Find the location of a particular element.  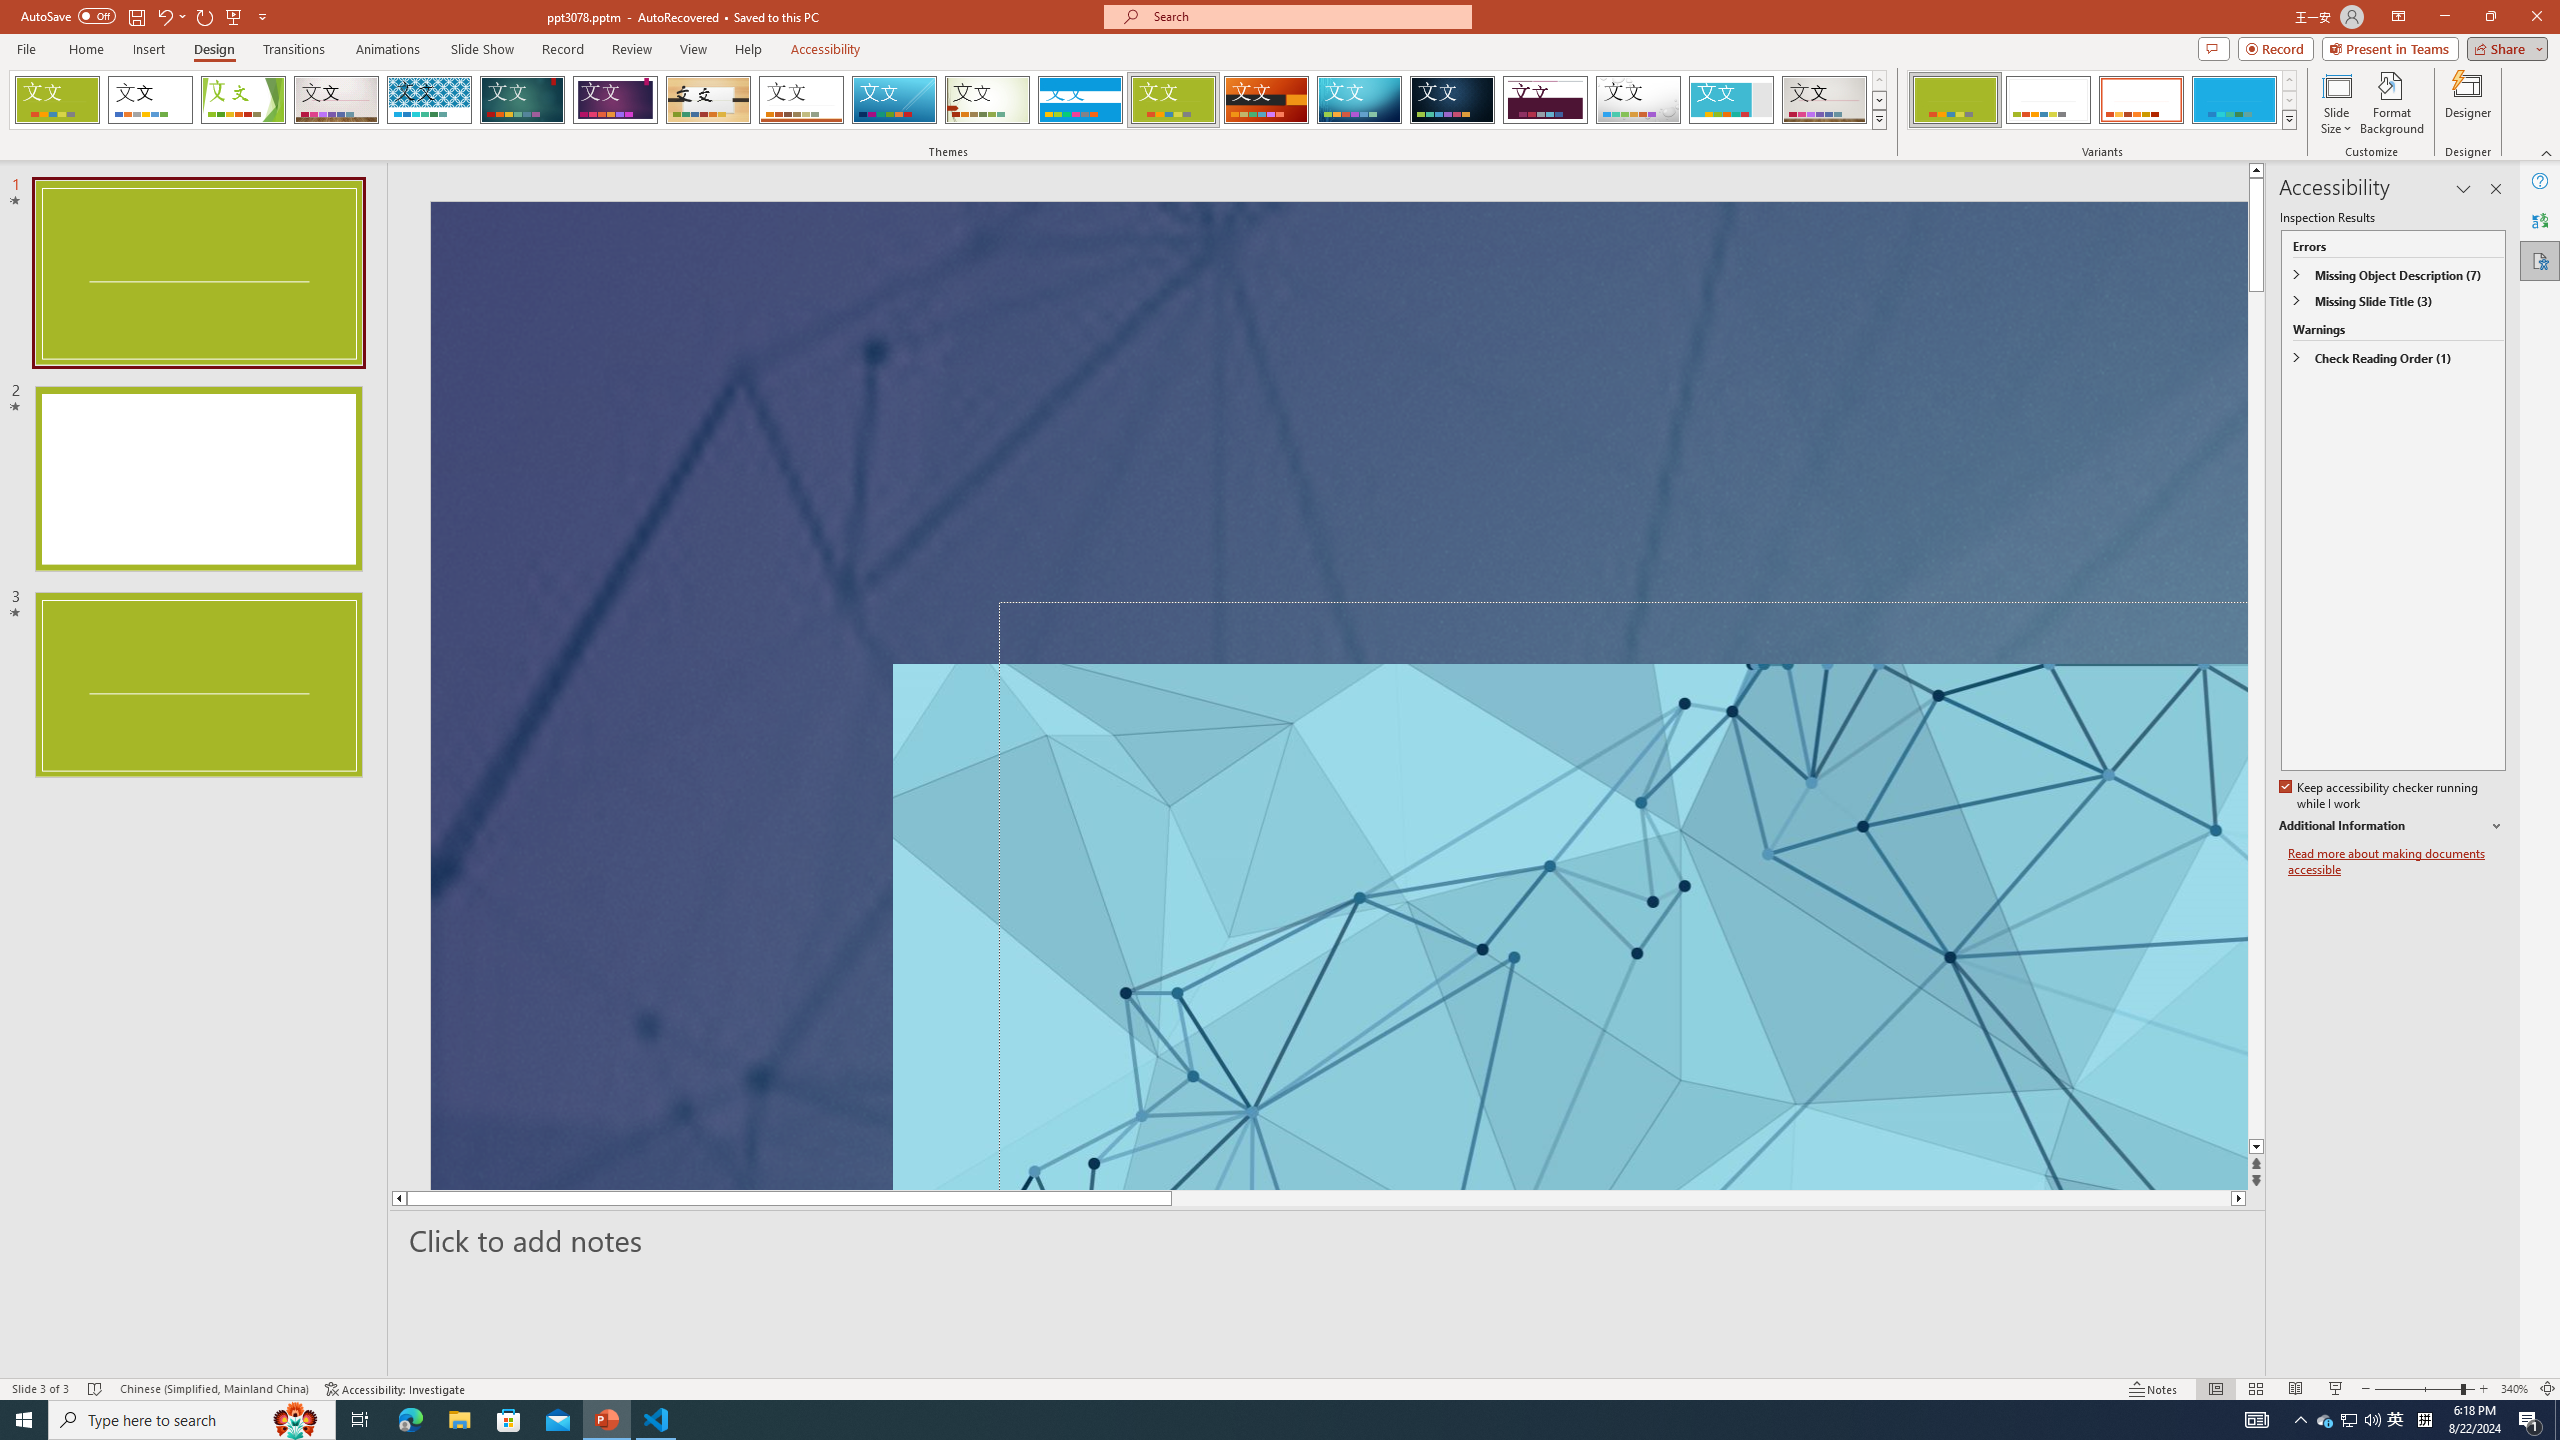

'Berlin' is located at coordinates (1267, 99).